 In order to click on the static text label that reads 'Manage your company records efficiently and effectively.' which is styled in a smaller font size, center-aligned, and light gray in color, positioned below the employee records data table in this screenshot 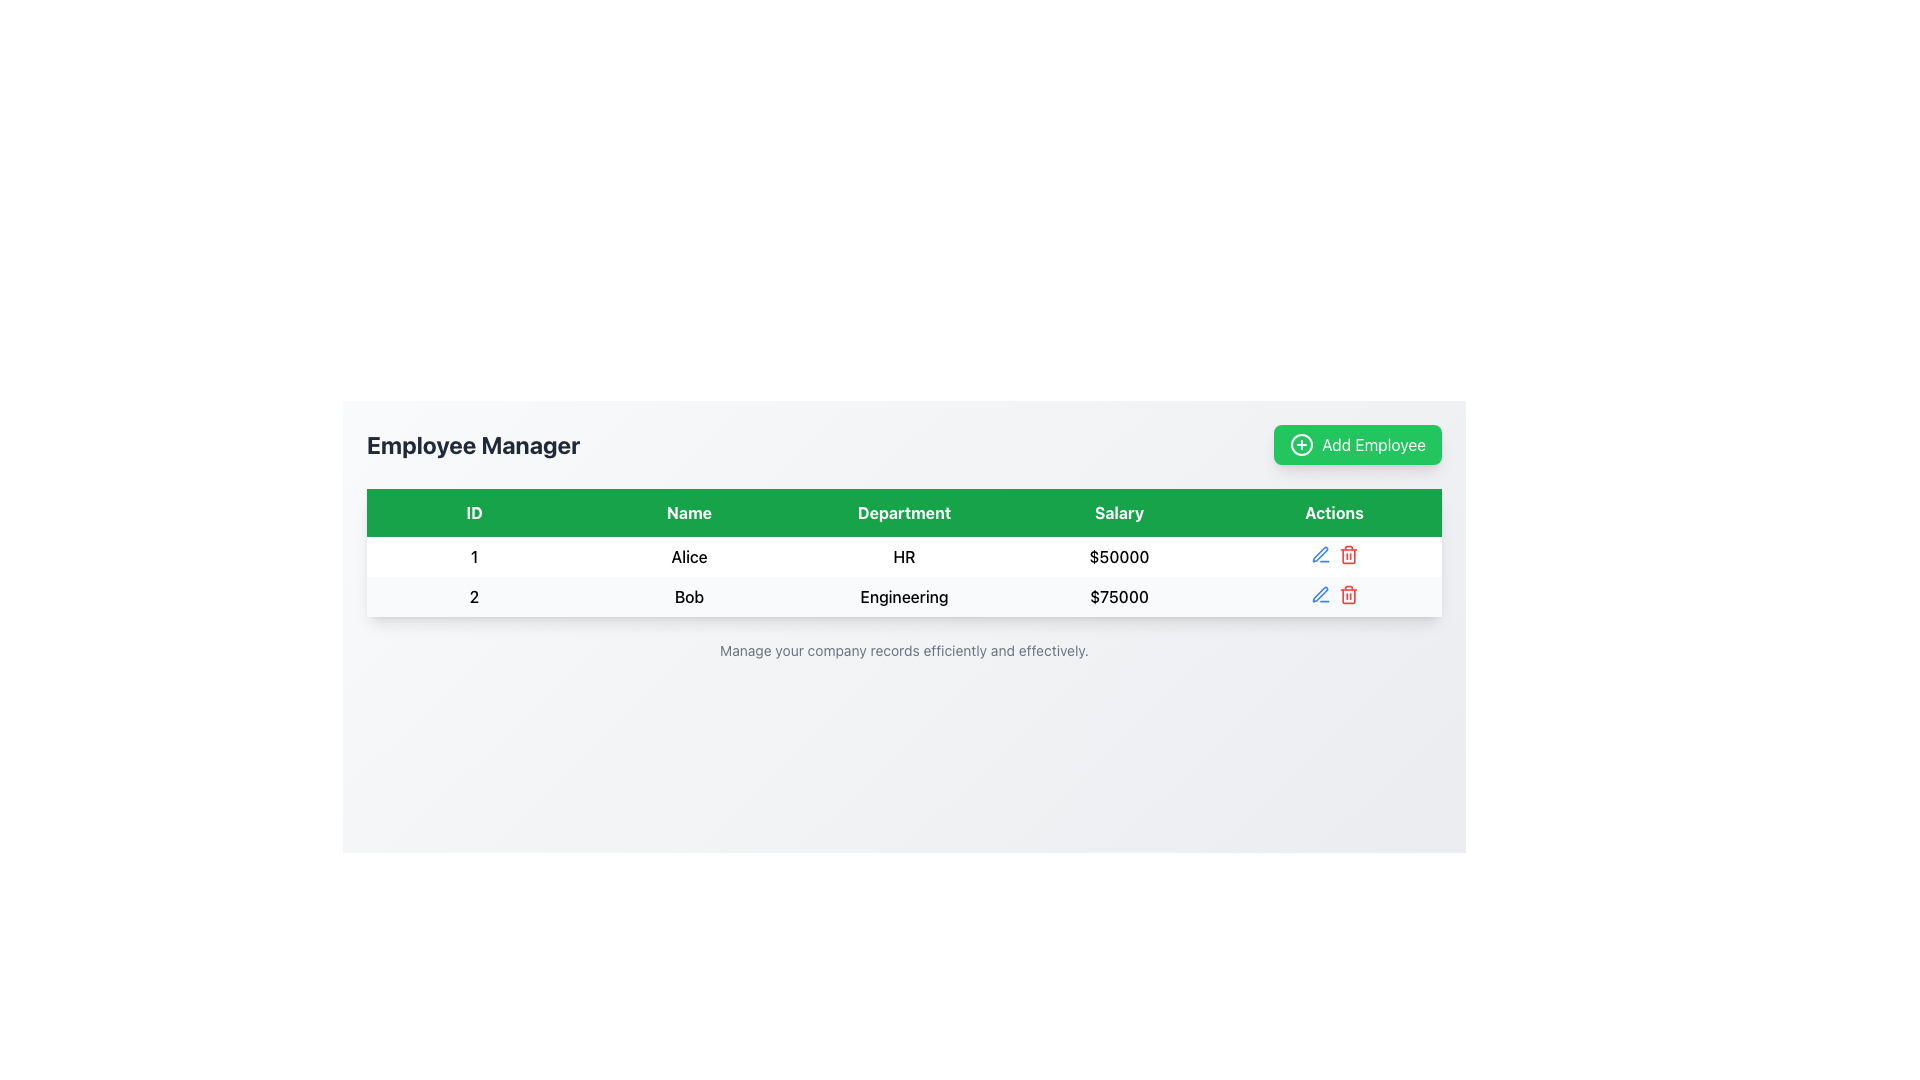, I will do `click(903, 651)`.